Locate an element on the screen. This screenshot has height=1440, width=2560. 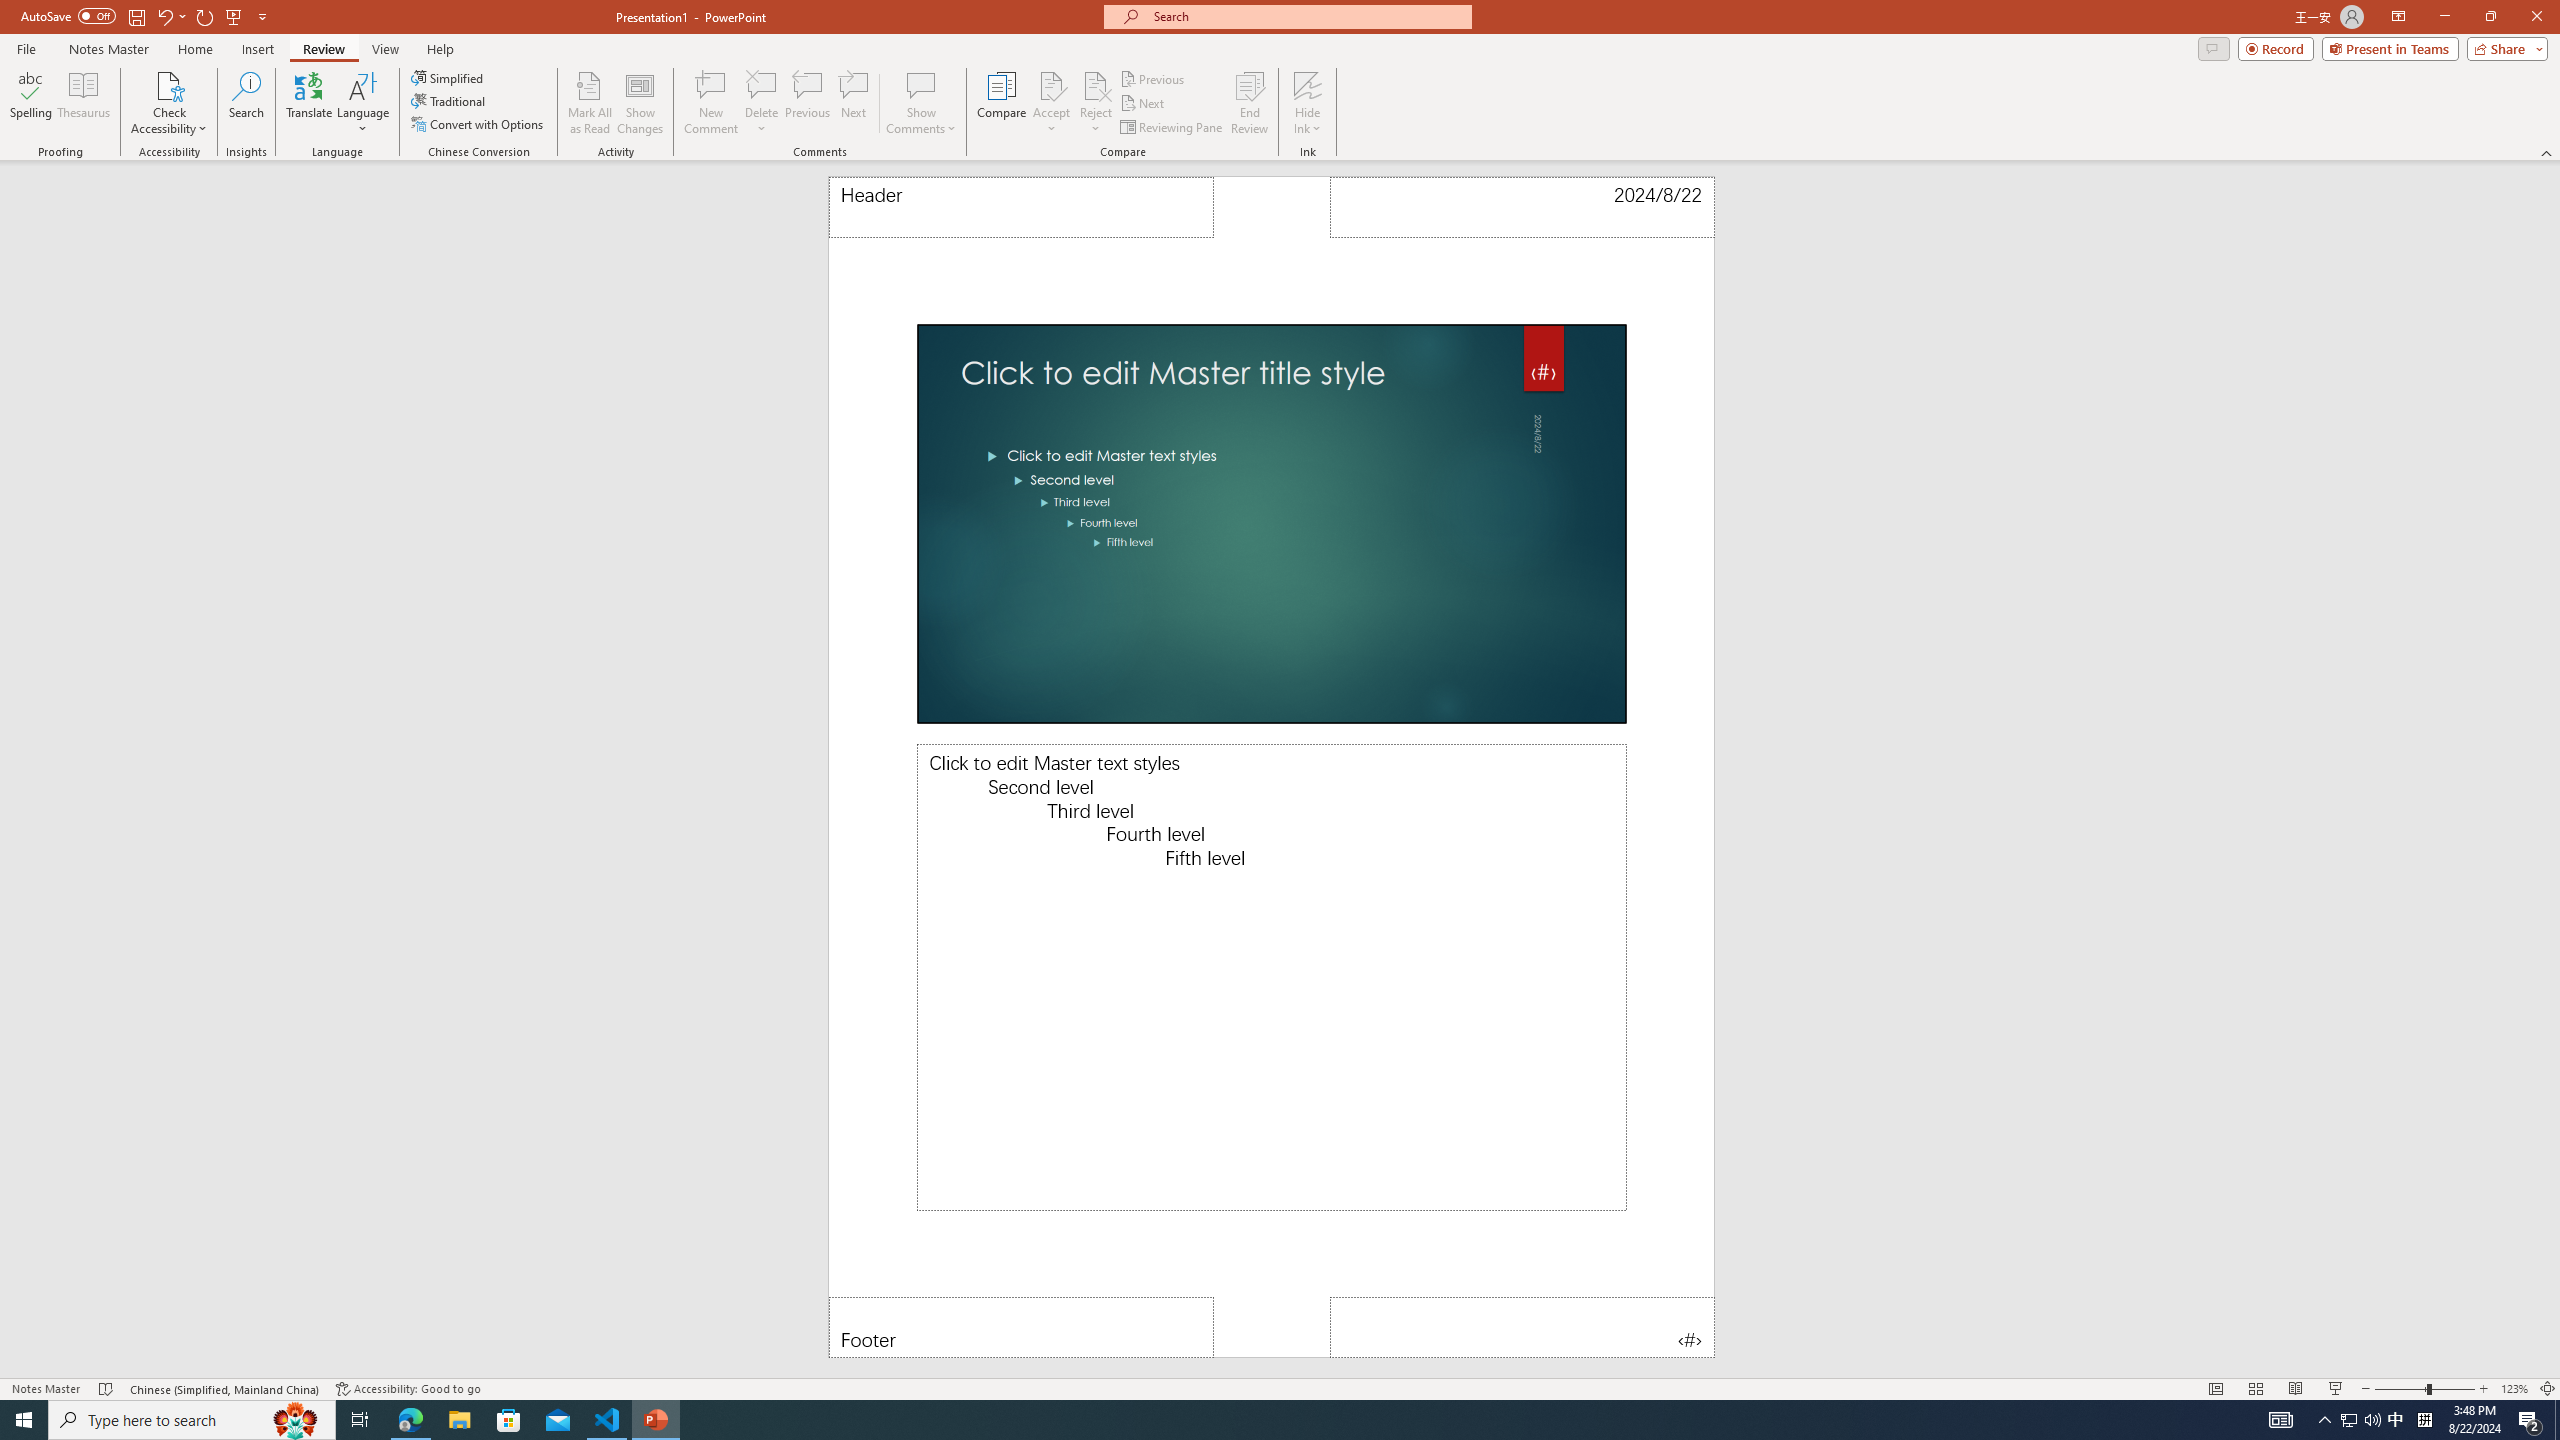
'Previous' is located at coordinates (1153, 78).